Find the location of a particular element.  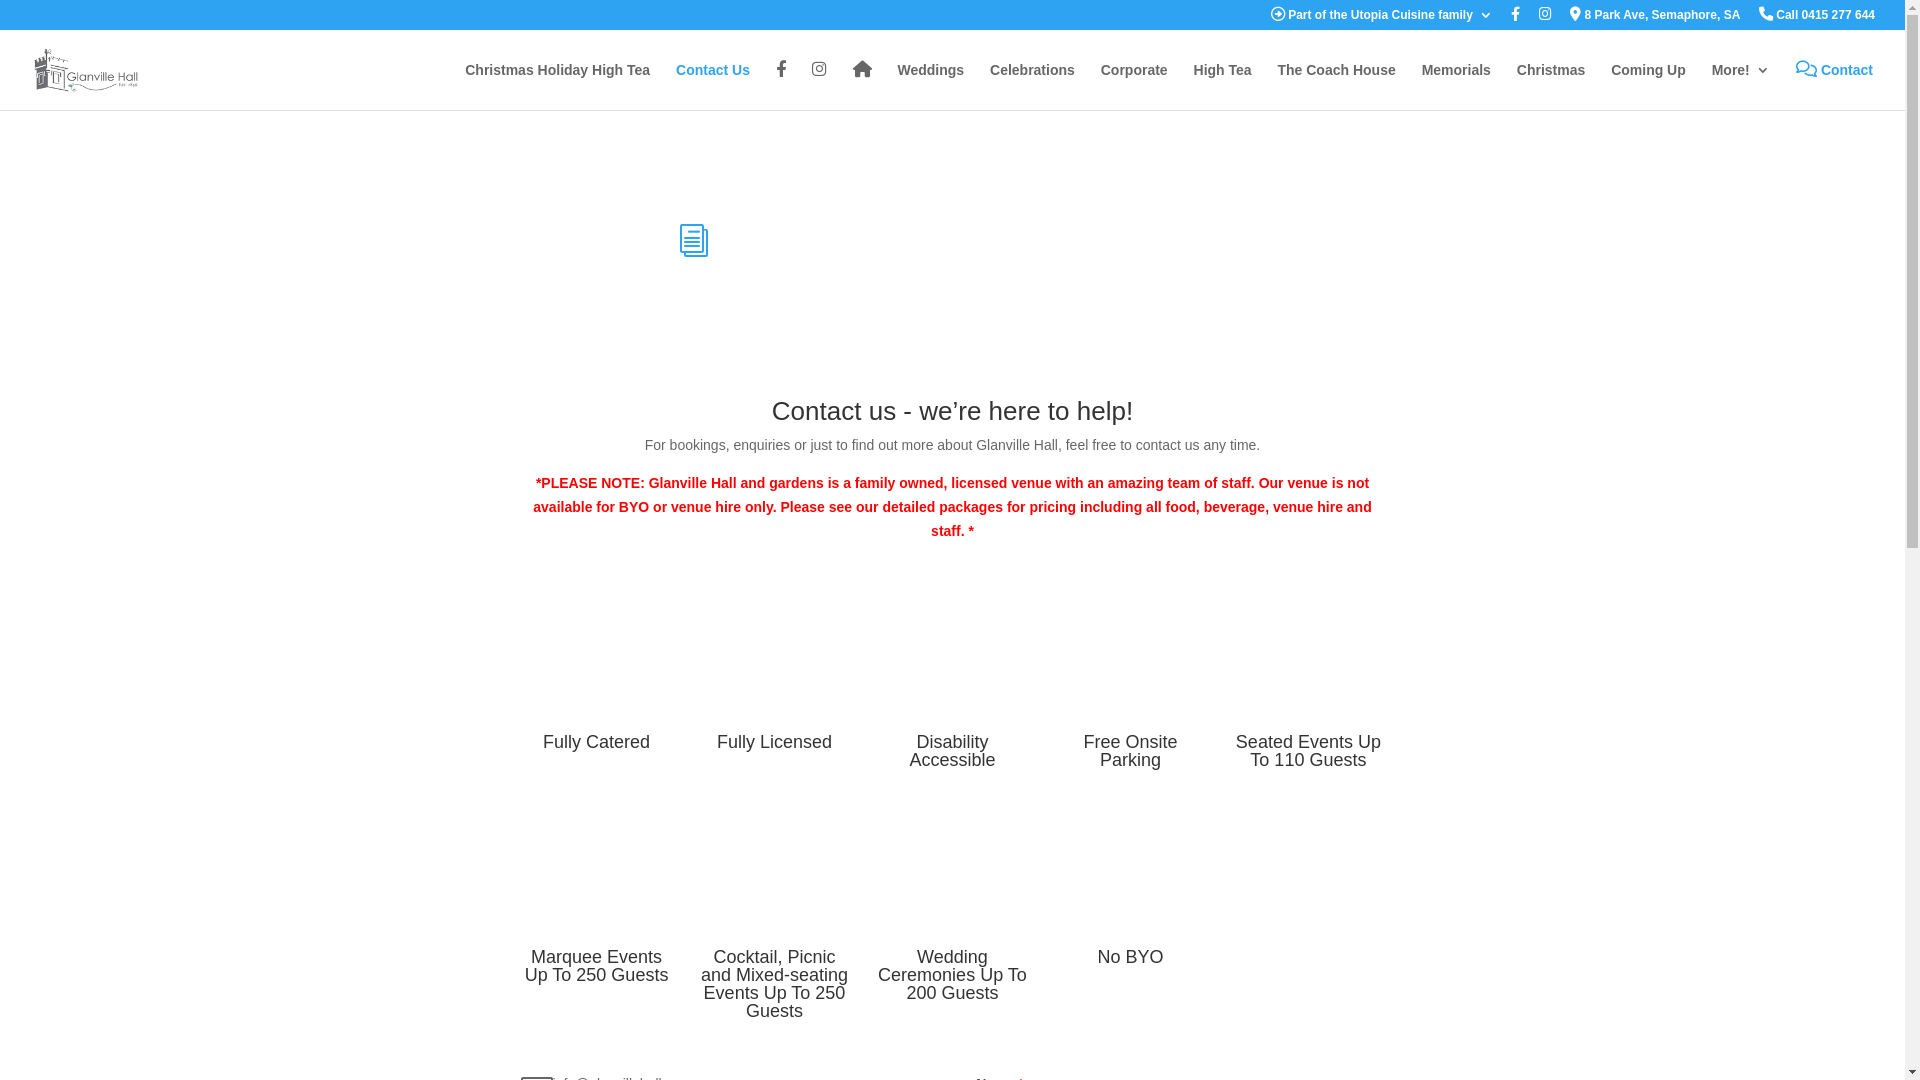

'8 Park Ave, Semaphore, SA' is located at coordinates (1655, 19).